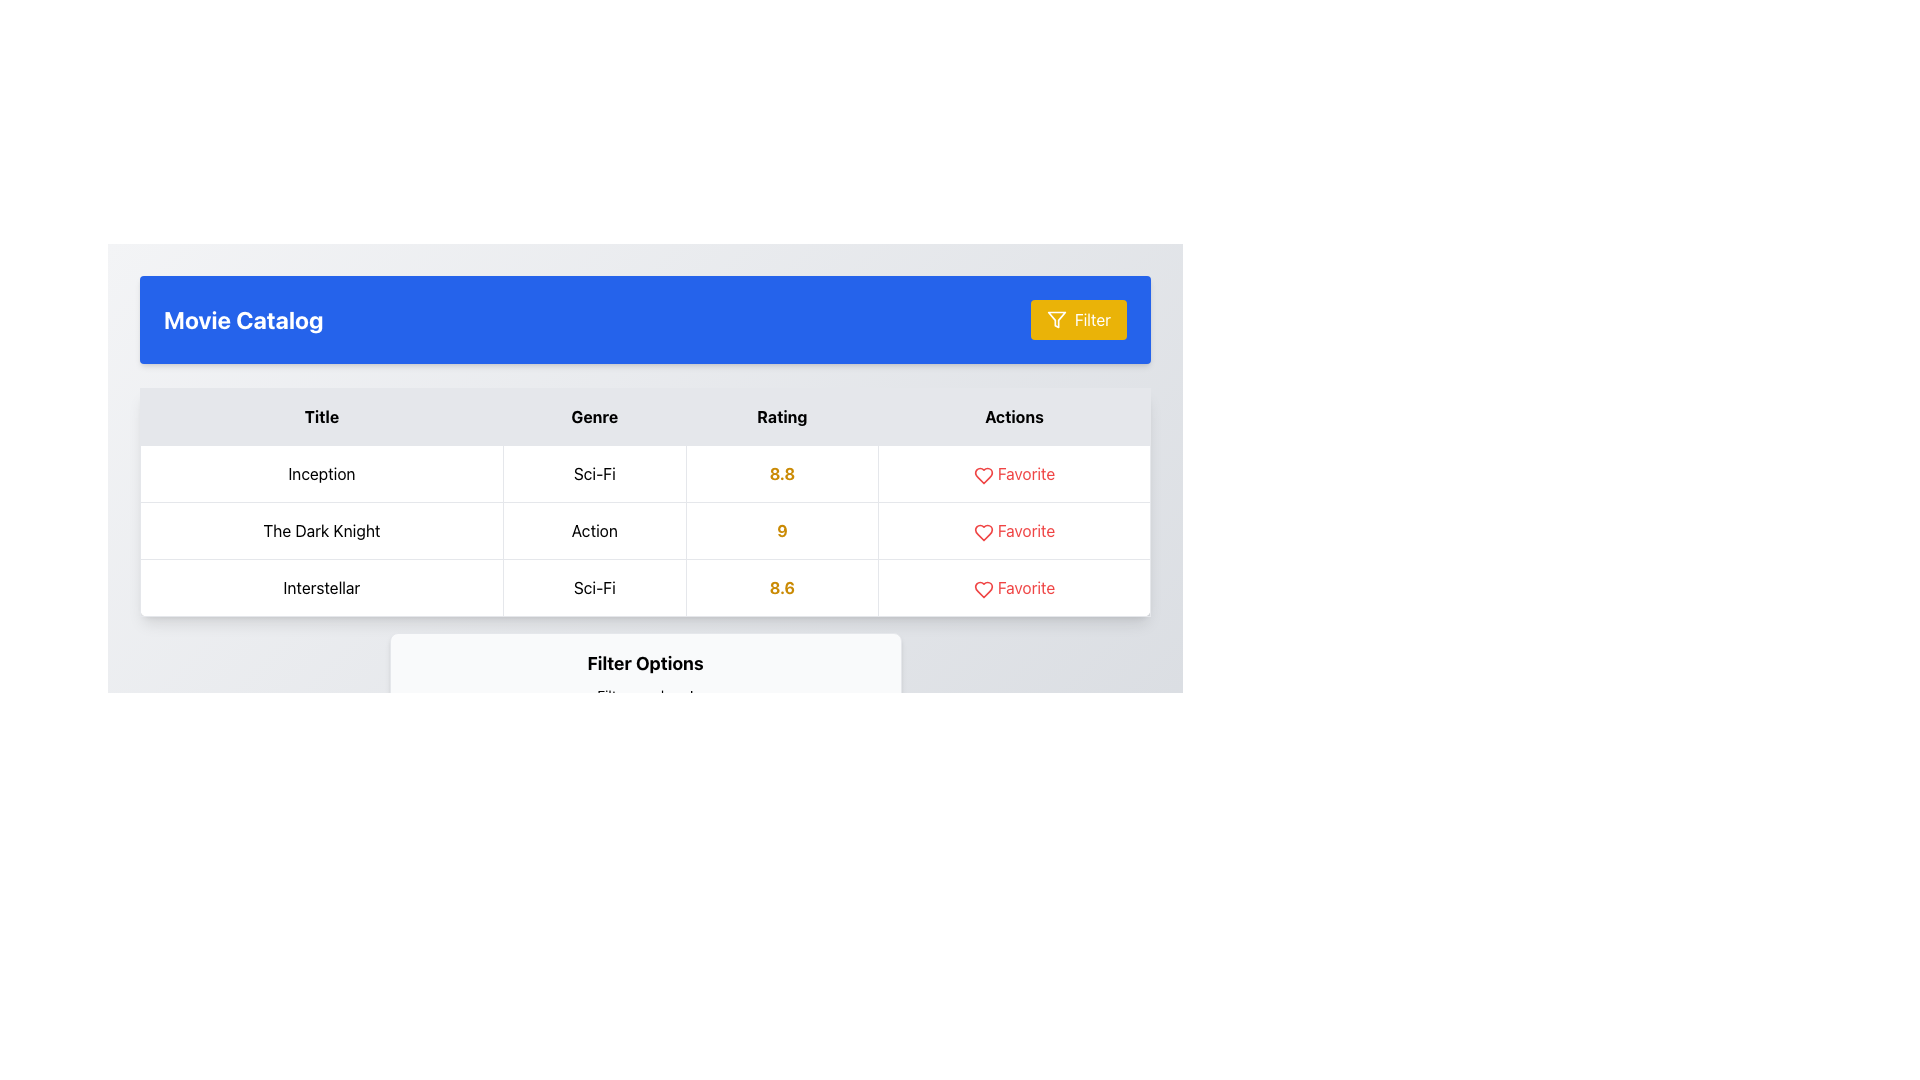 This screenshot has width=1920, height=1080. What do you see at coordinates (1014, 530) in the screenshot?
I see `the 'Favorite' action indicator for the movie 'The Dark Knight' to mark it as favorite` at bounding box center [1014, 530].